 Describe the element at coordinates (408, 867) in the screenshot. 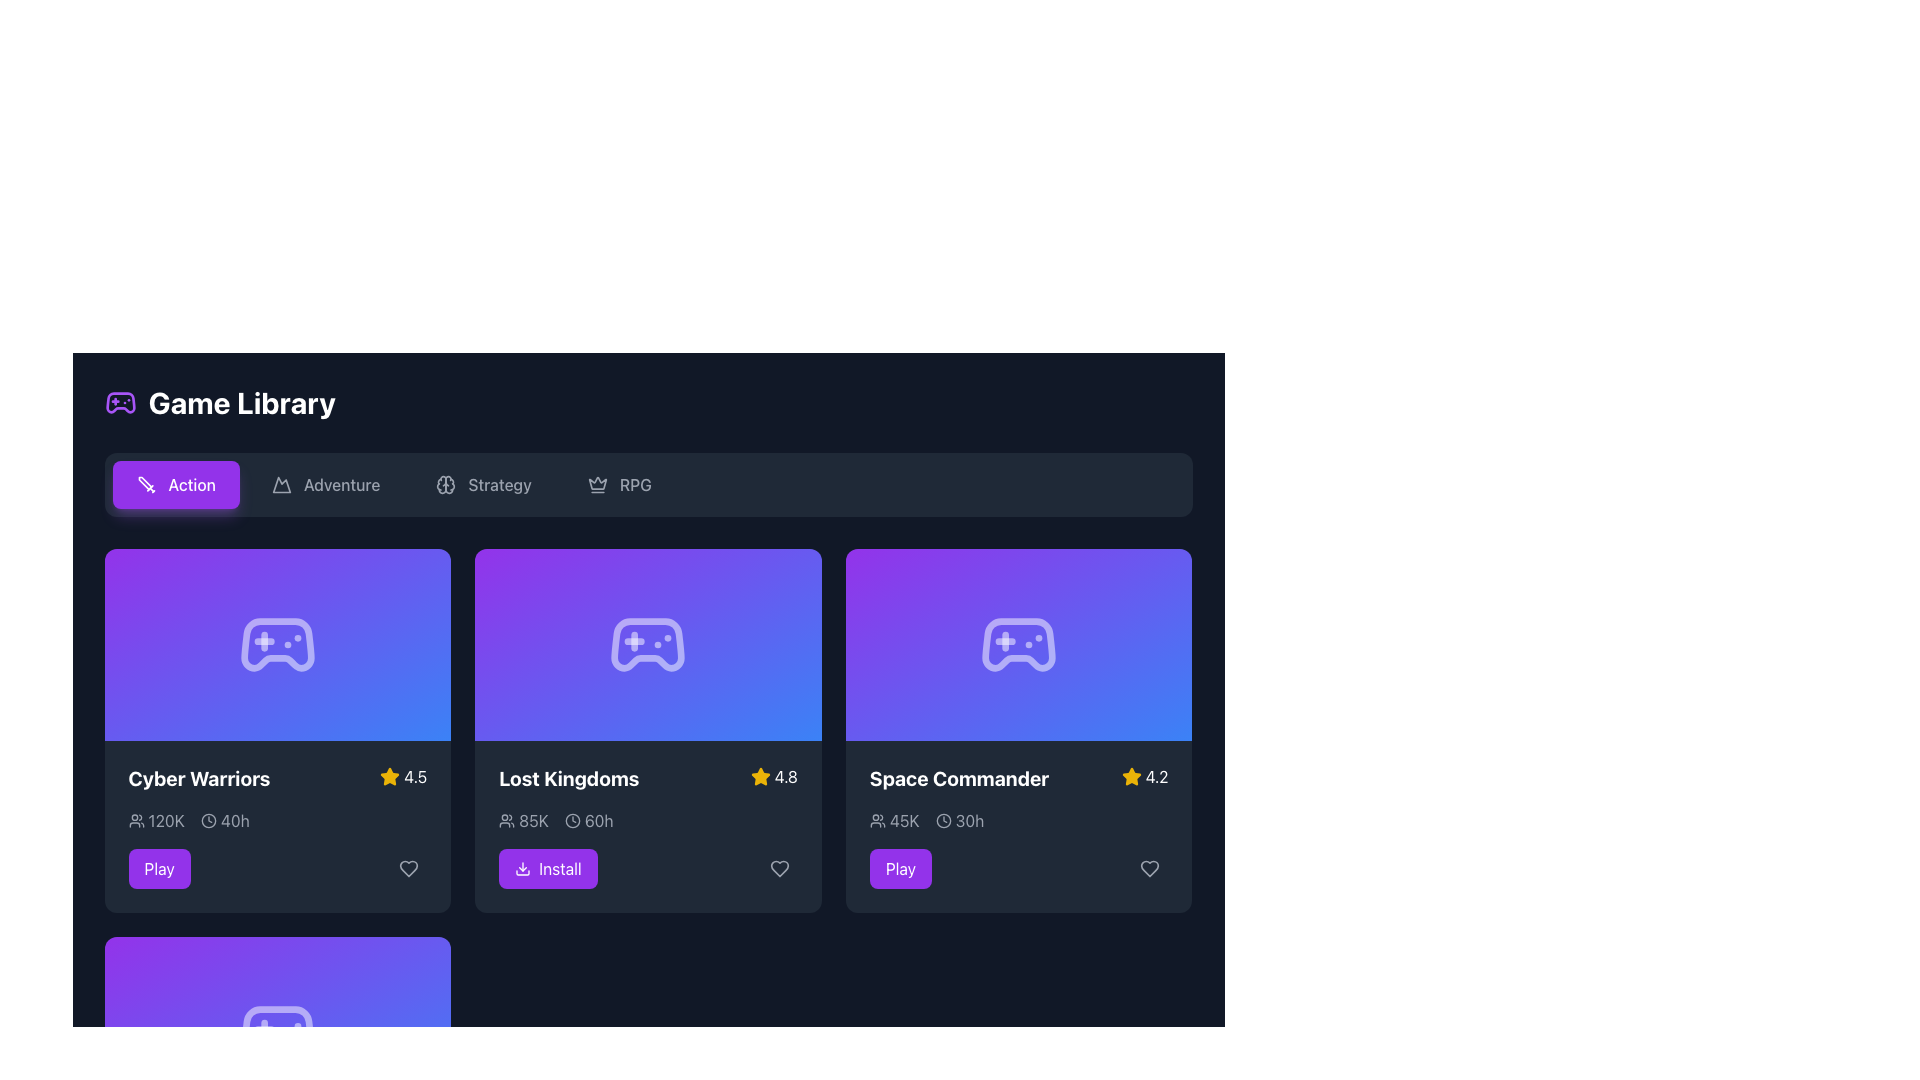

I see `the heart icon button located in the lower-right corner of the first game card in the second row` at that location.